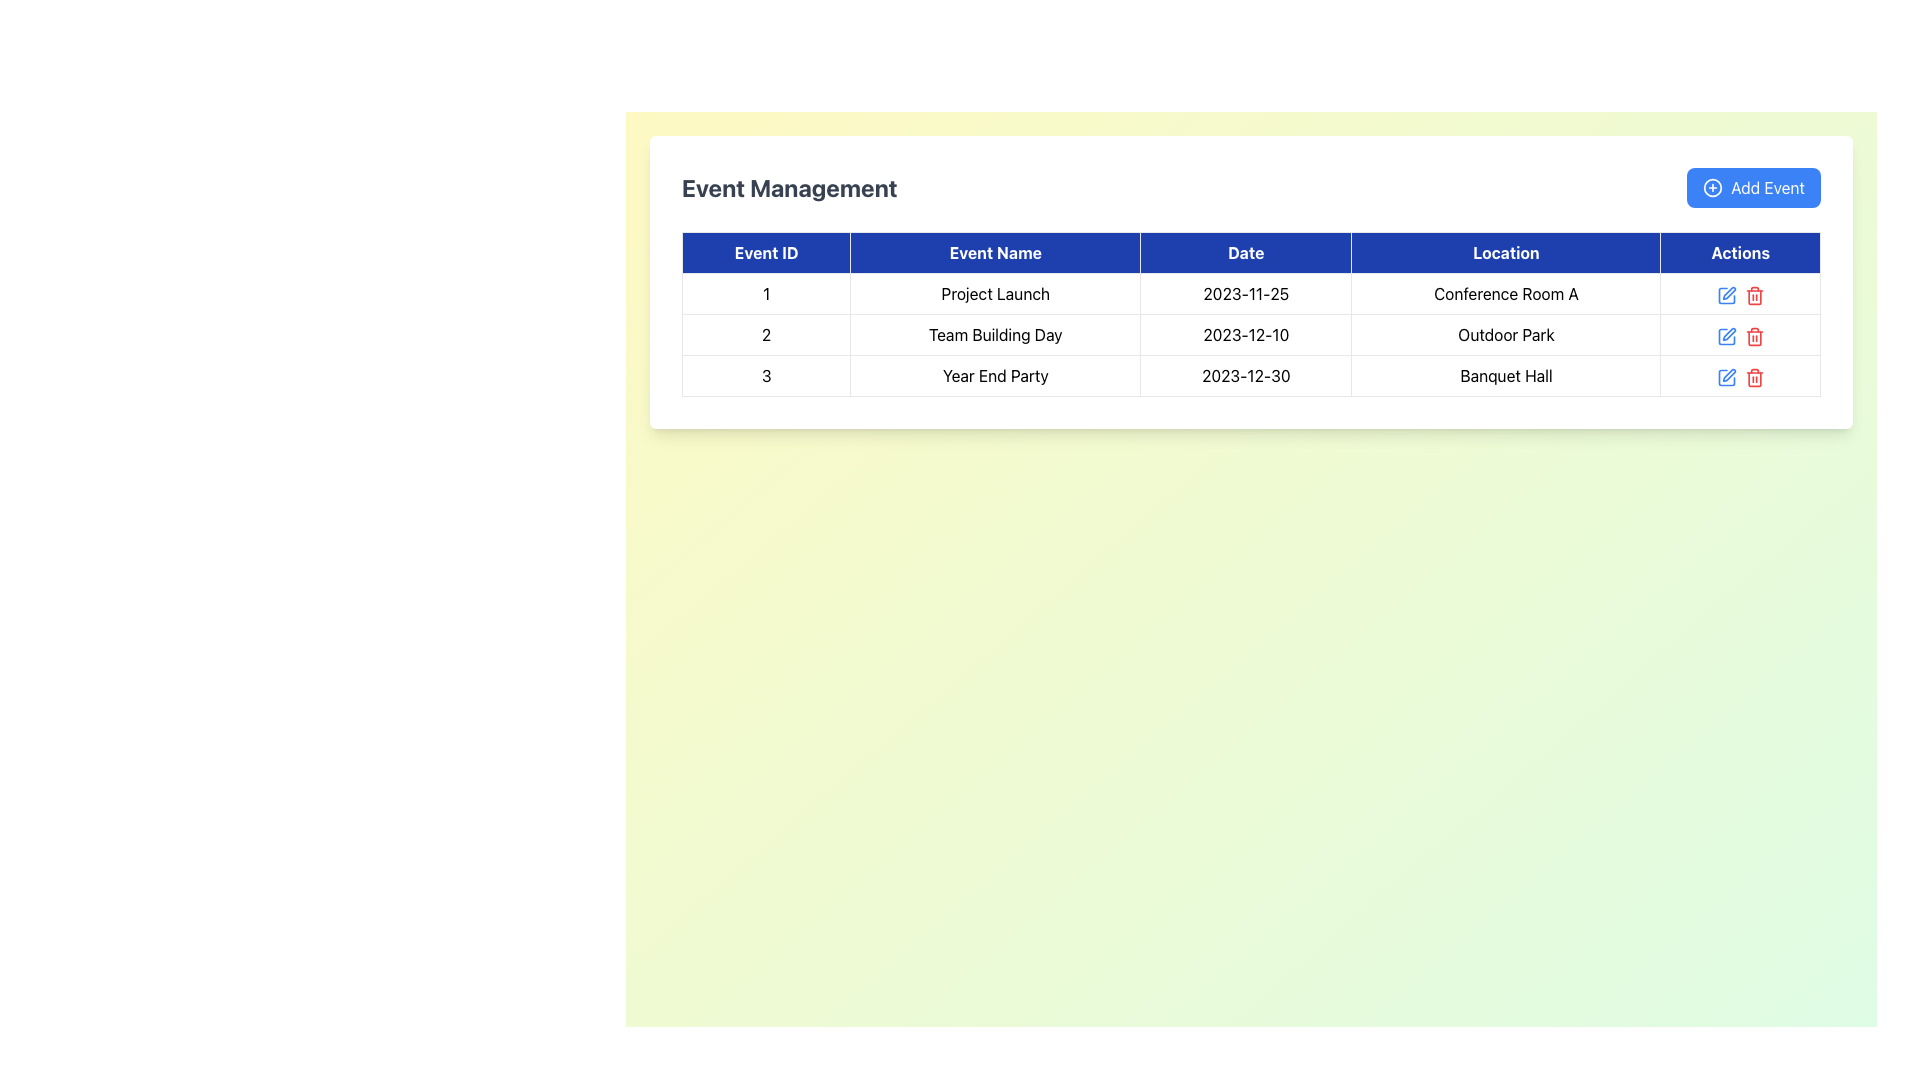 This screenshot has width=1920, height=1080. I want to click on the first row of the table that represents the event with Event ID '1', Event Name 'Project Launch', Date '2023-11-25', and Location 'Conference Room A', so click(1250, 293).